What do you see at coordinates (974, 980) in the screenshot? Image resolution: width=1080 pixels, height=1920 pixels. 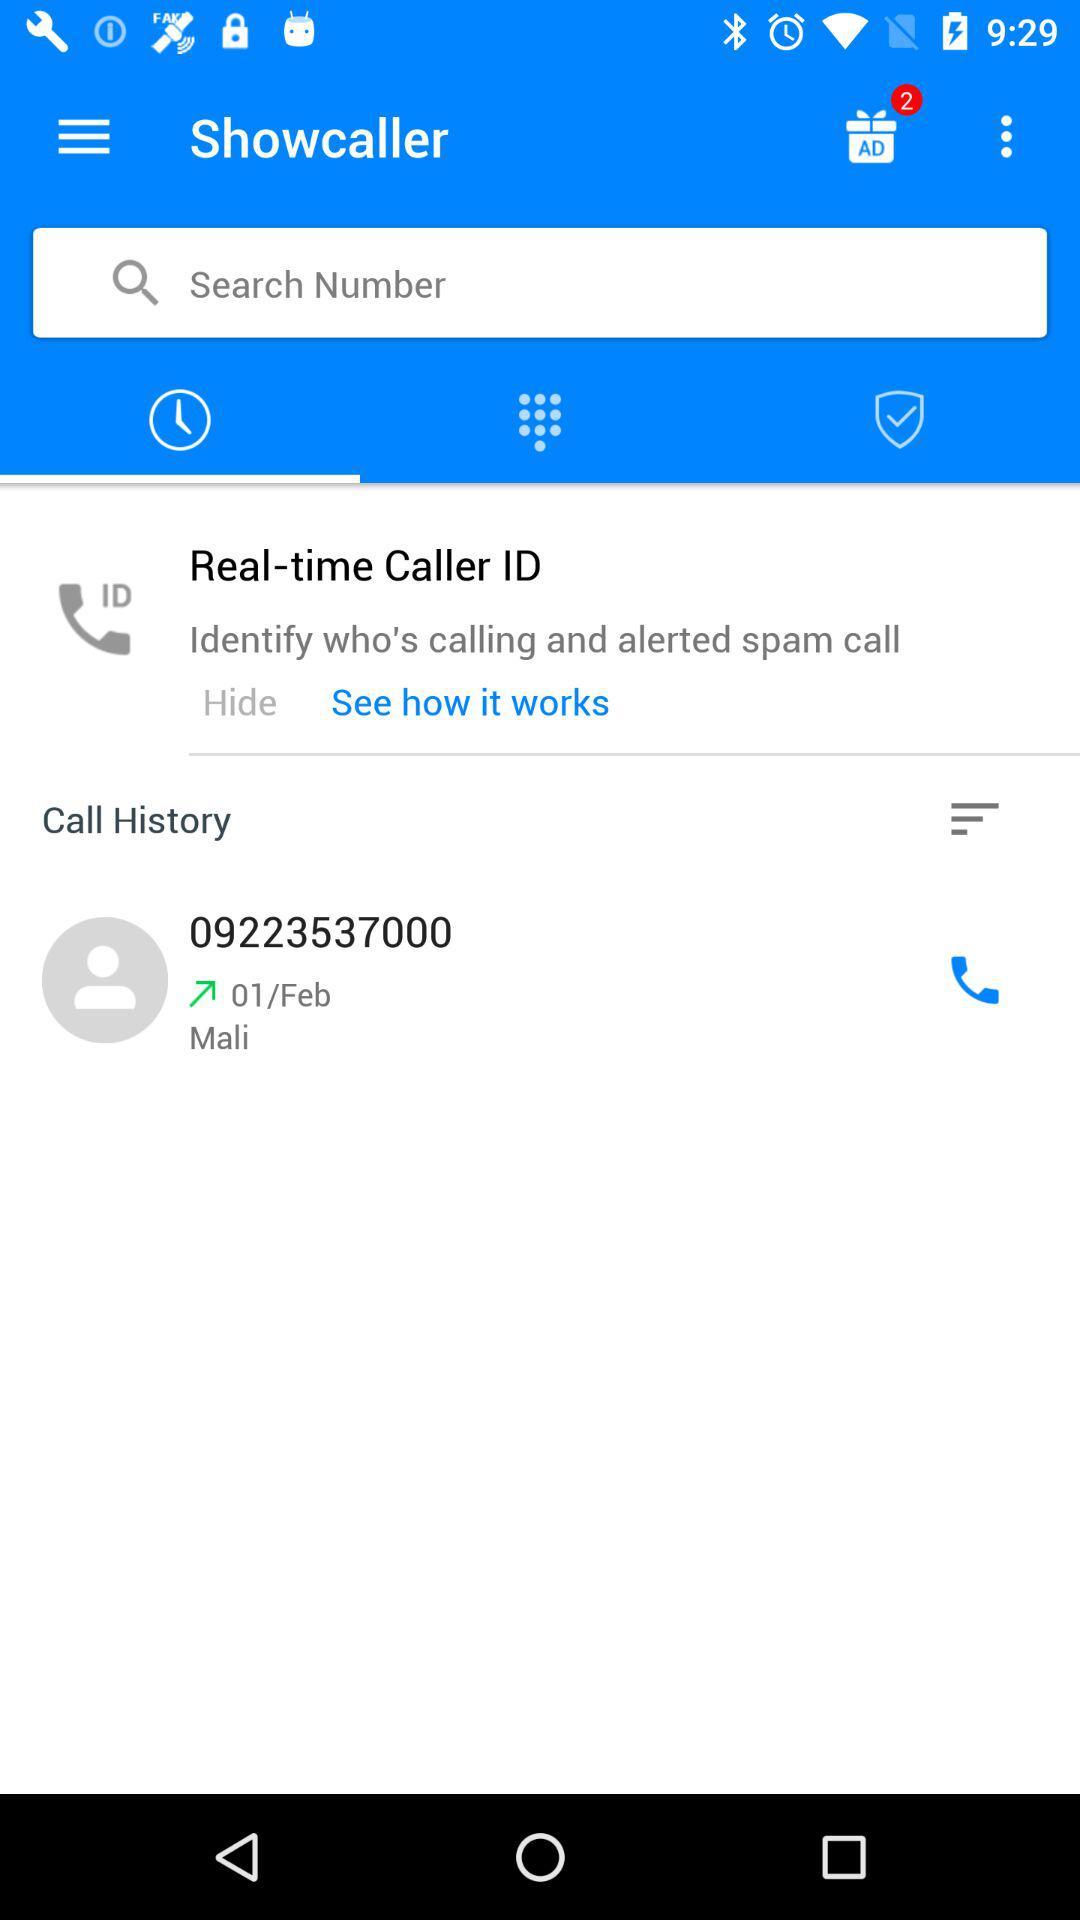 I see `call this number` at bounding box center [974, 980].